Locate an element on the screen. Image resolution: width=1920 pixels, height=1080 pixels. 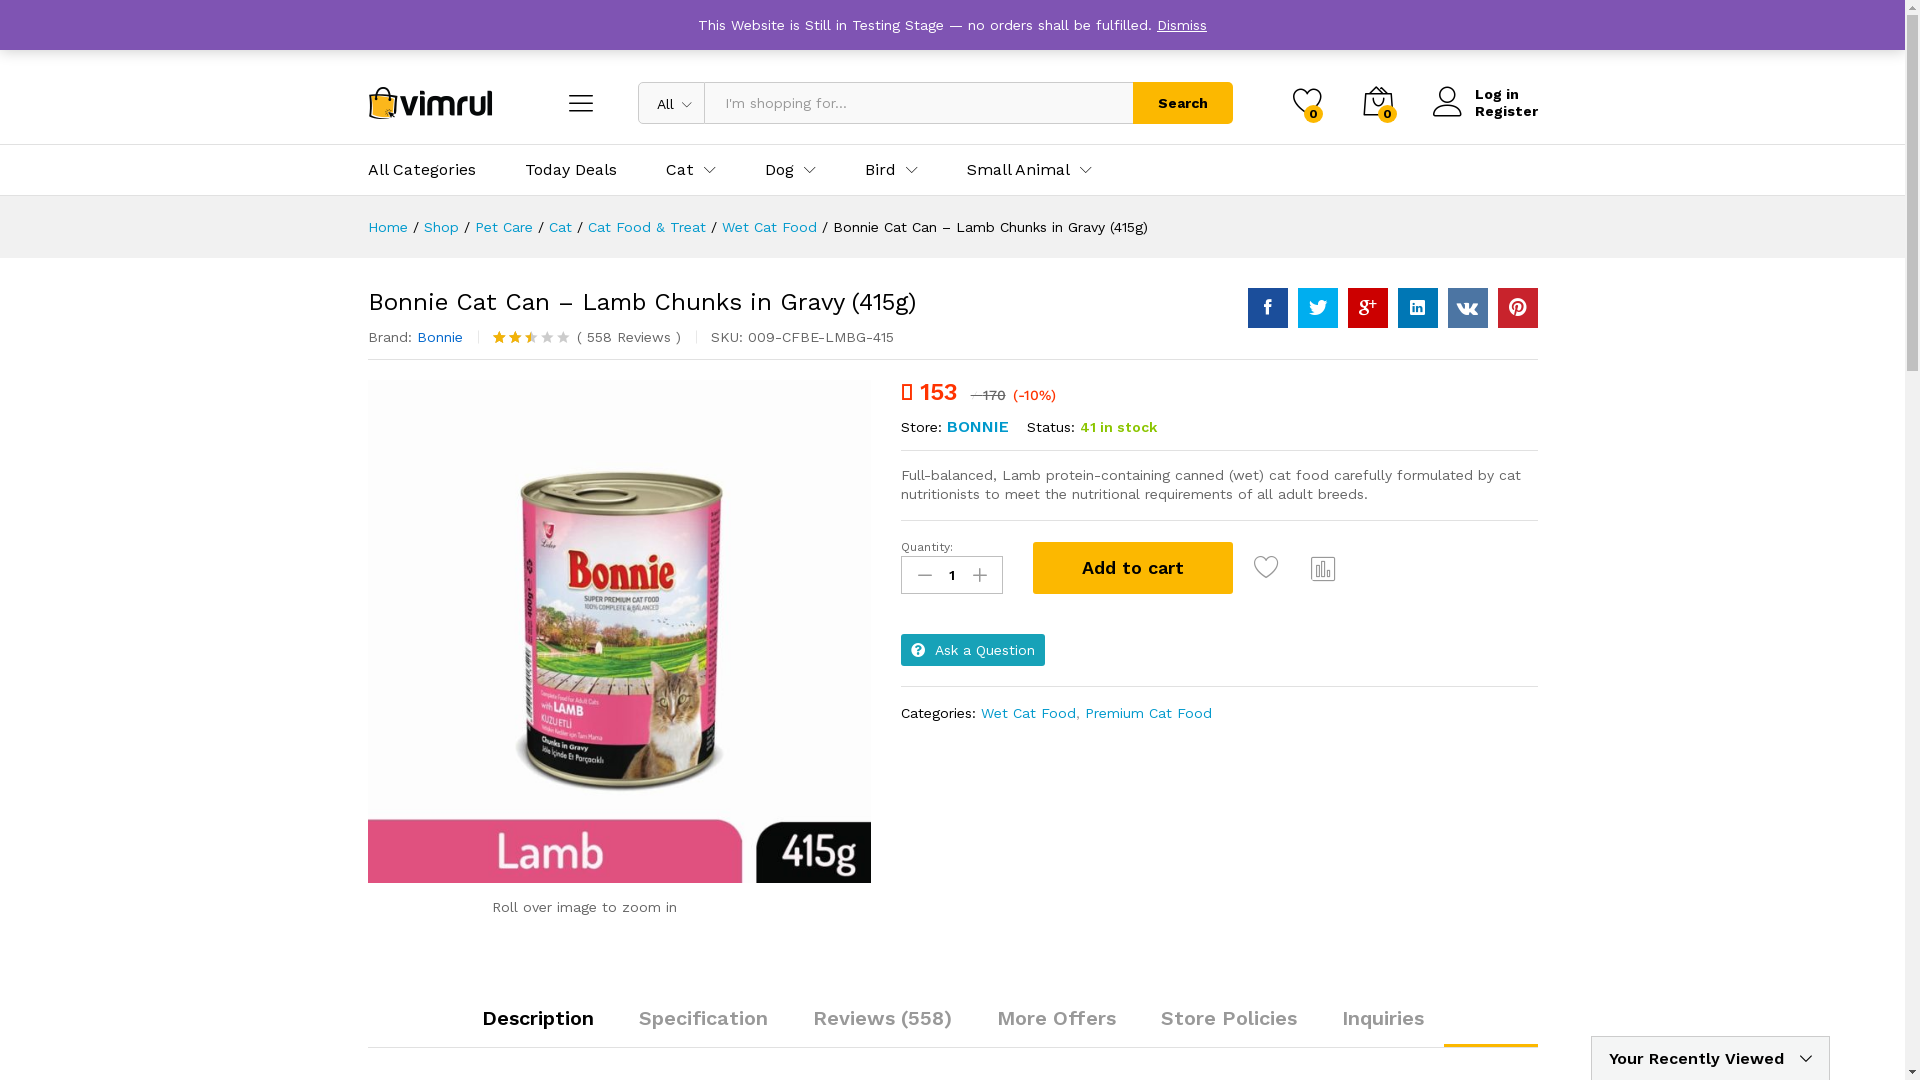
'Inquiries' is located at coordinates (1381, 1018).